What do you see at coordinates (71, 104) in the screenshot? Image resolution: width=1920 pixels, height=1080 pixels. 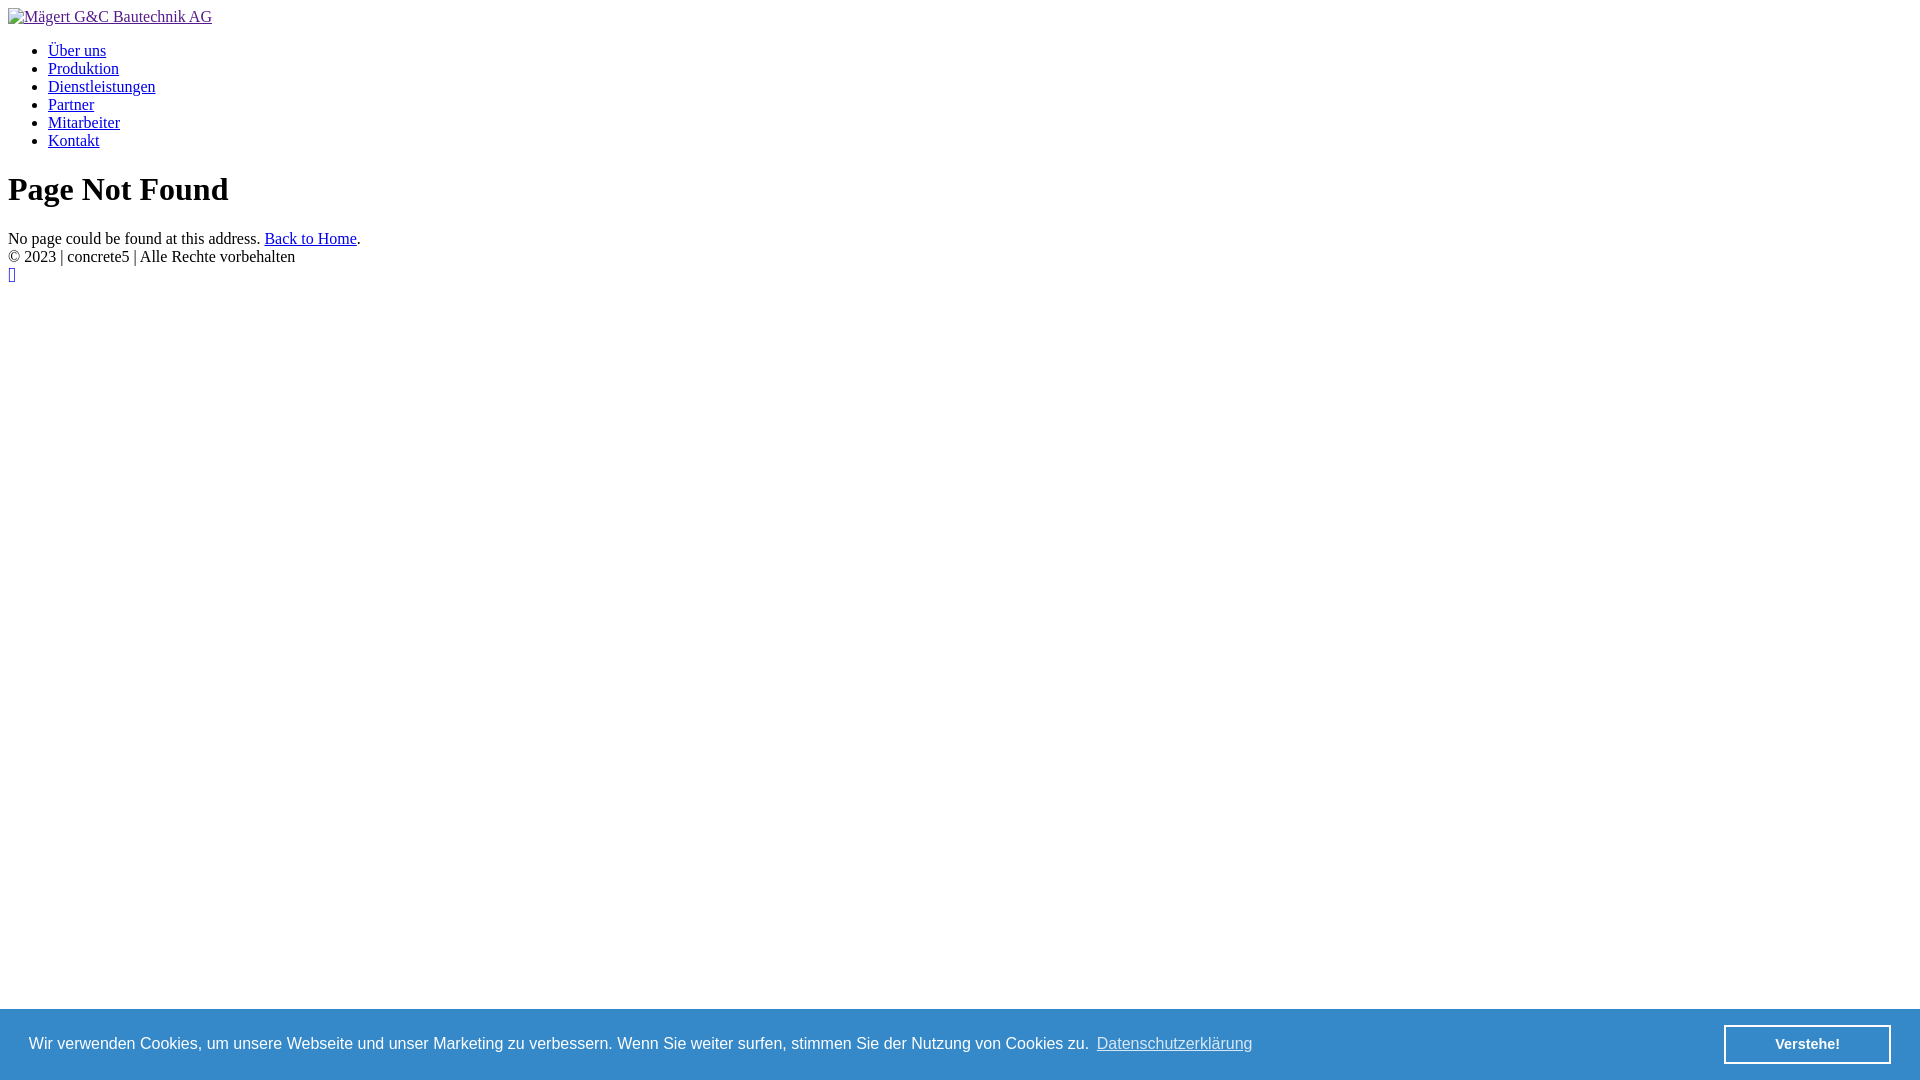 I see `'Partner'` at bounding box center [71, 104].